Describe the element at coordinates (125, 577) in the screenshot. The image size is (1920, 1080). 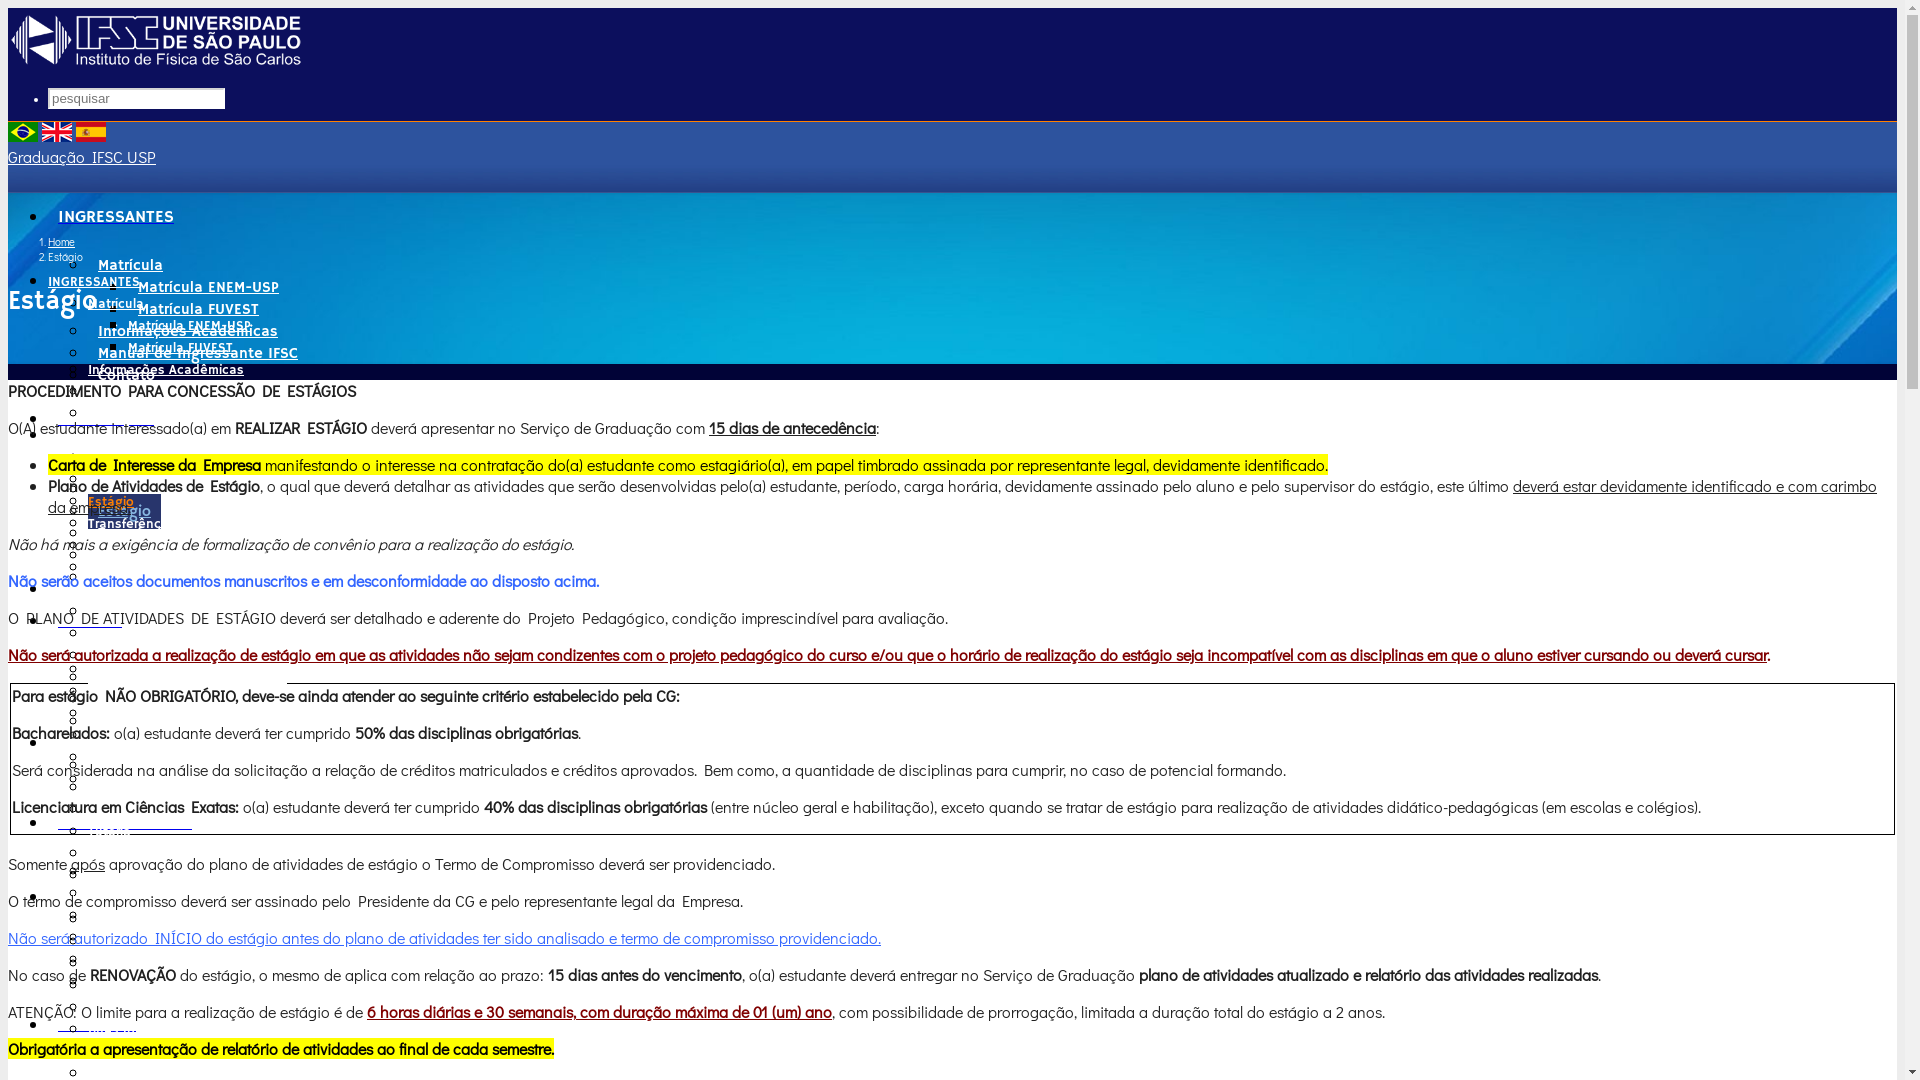
I see `'Eventos'` at that location.